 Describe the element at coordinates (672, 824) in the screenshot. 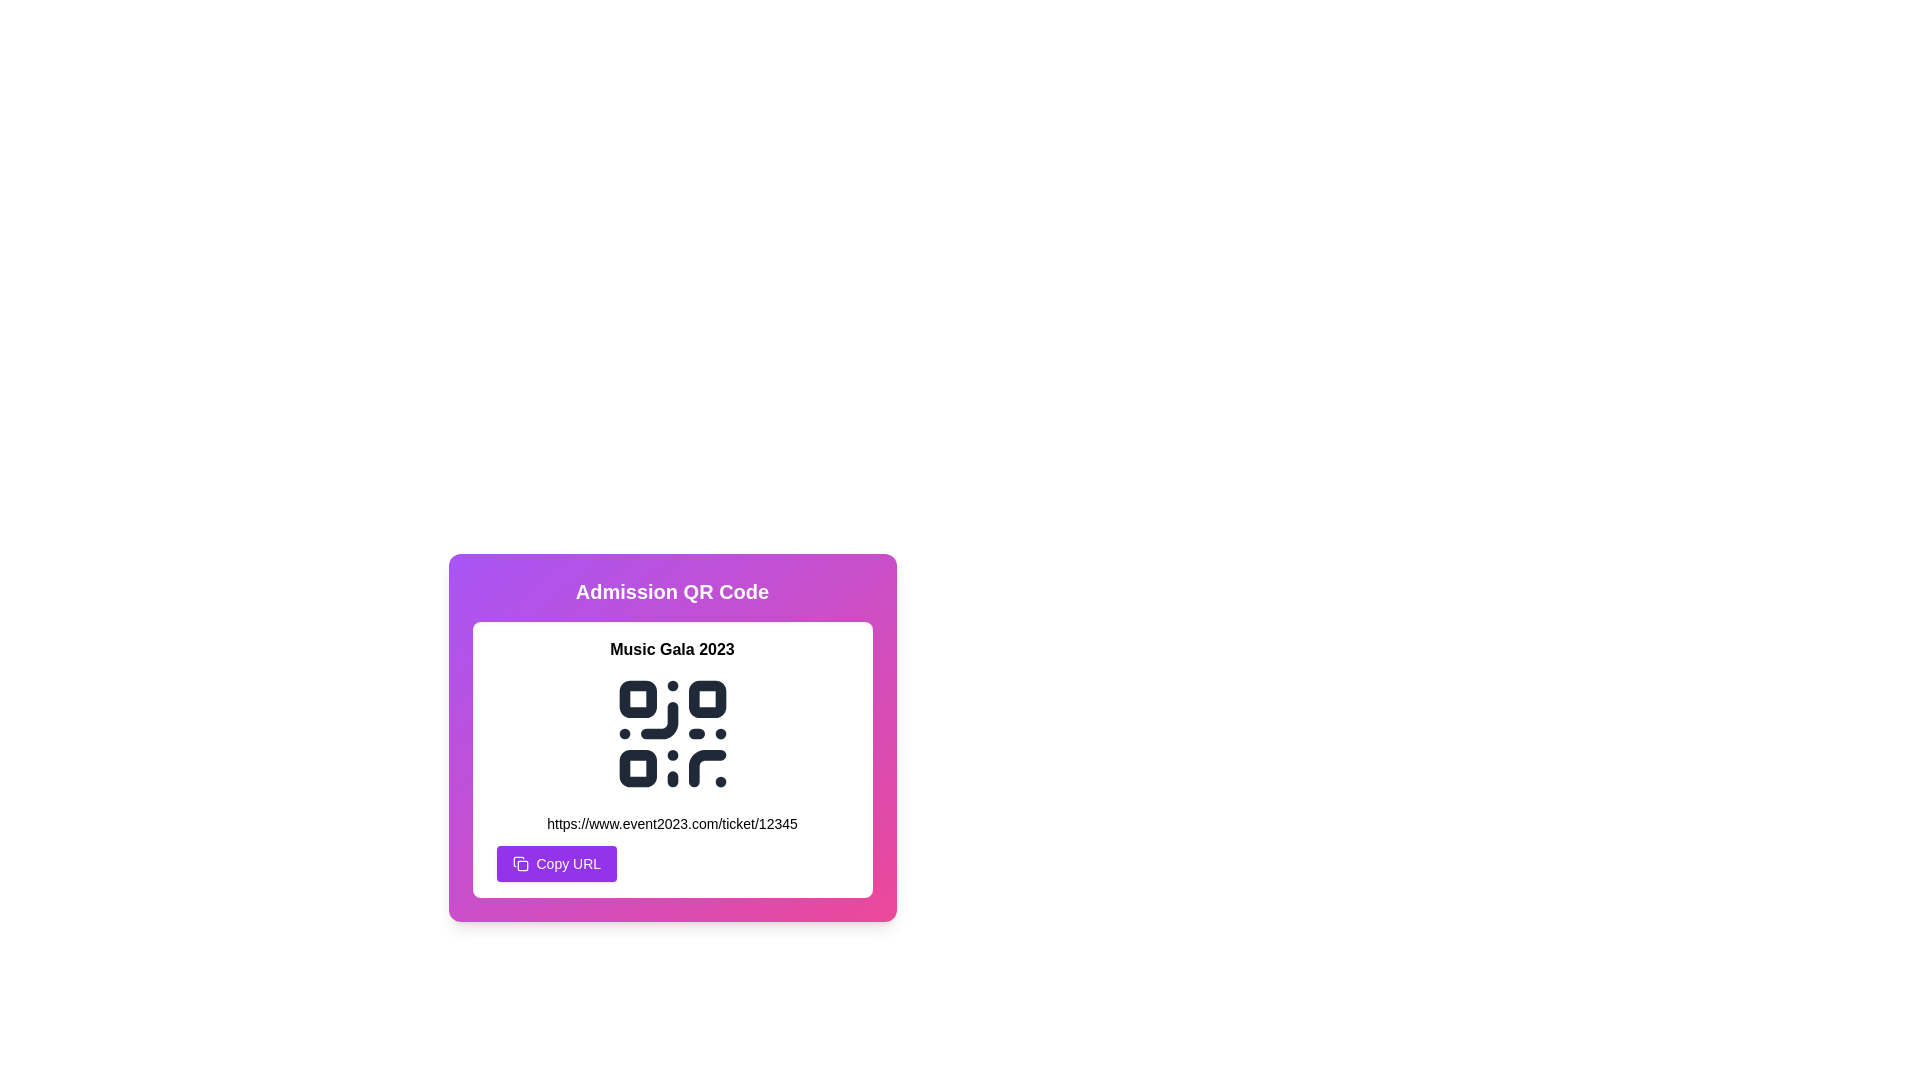

I see `the text displayed in the Text Display element located centrally at the bottom of the card beneath the QR code` at that location.